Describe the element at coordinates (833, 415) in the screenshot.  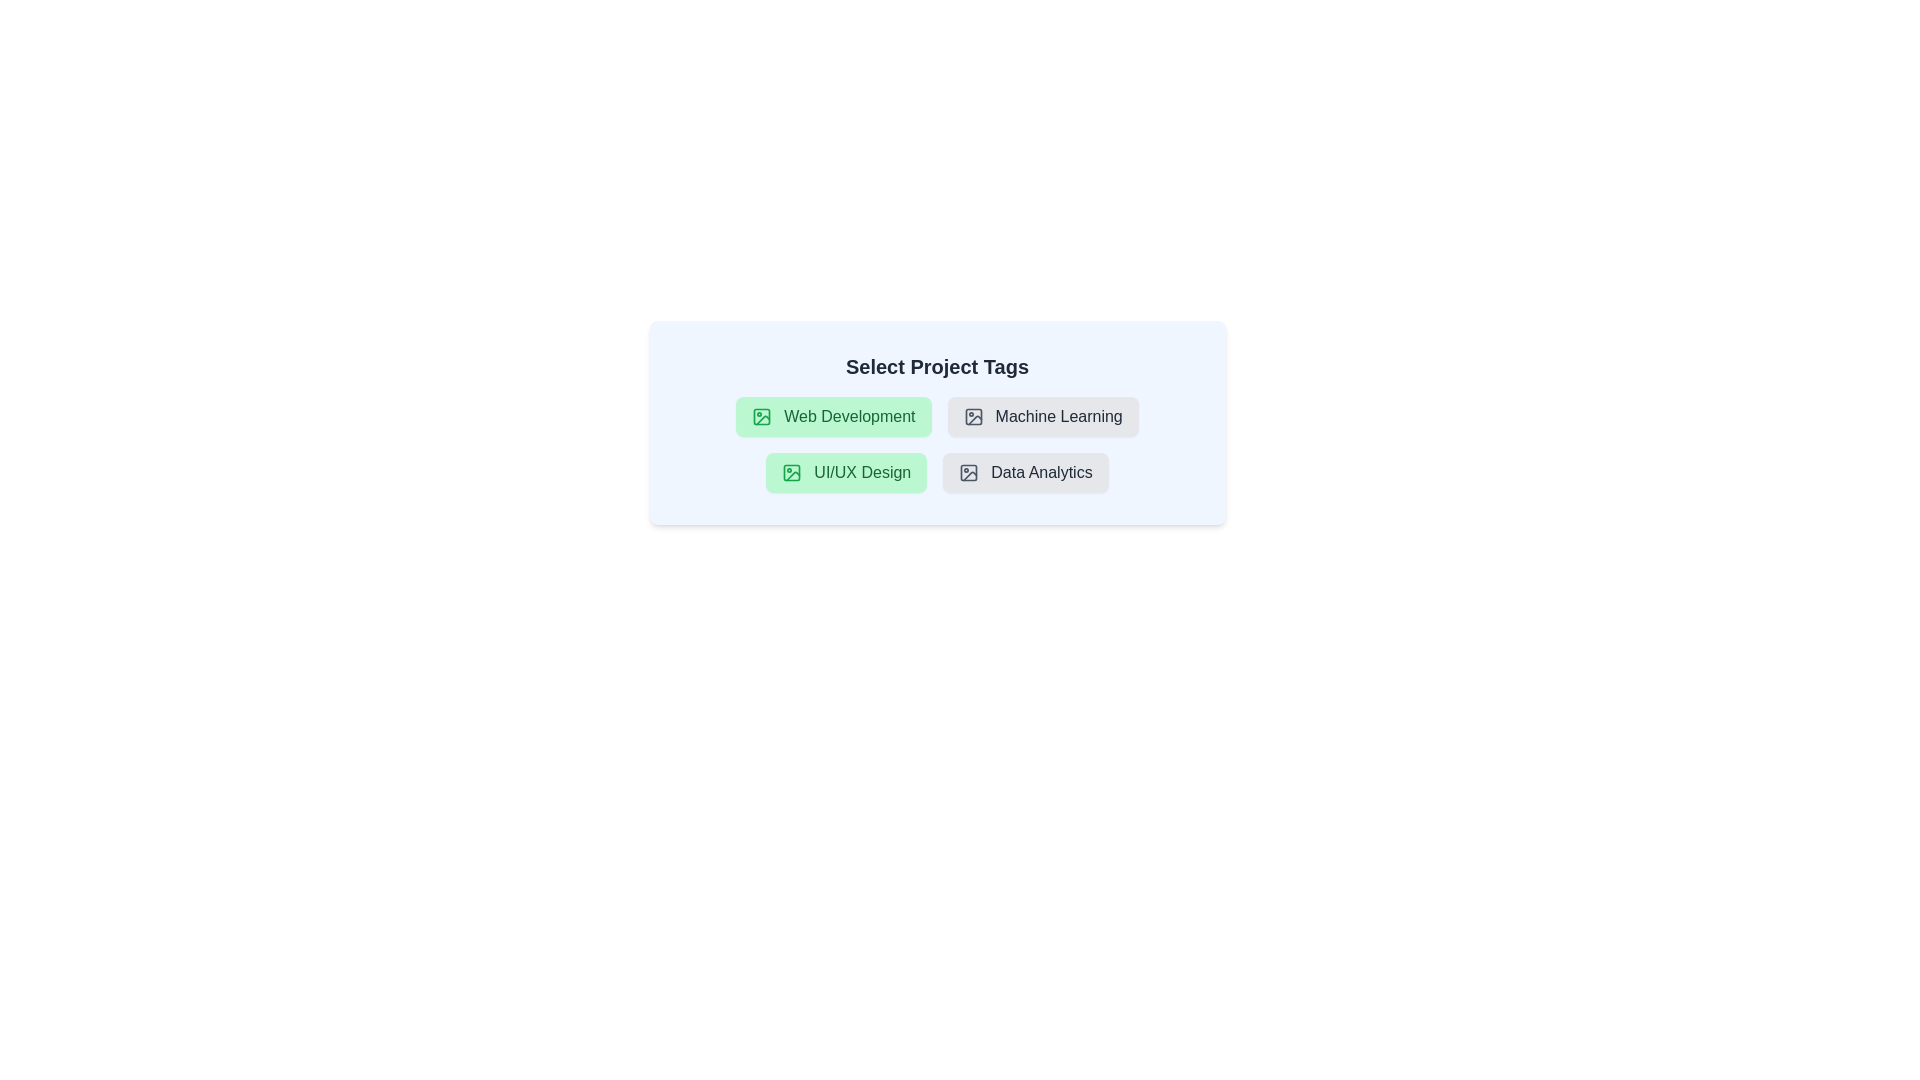
I see `the tag labeled 'Web Development' to observe the hover effect` at that location.